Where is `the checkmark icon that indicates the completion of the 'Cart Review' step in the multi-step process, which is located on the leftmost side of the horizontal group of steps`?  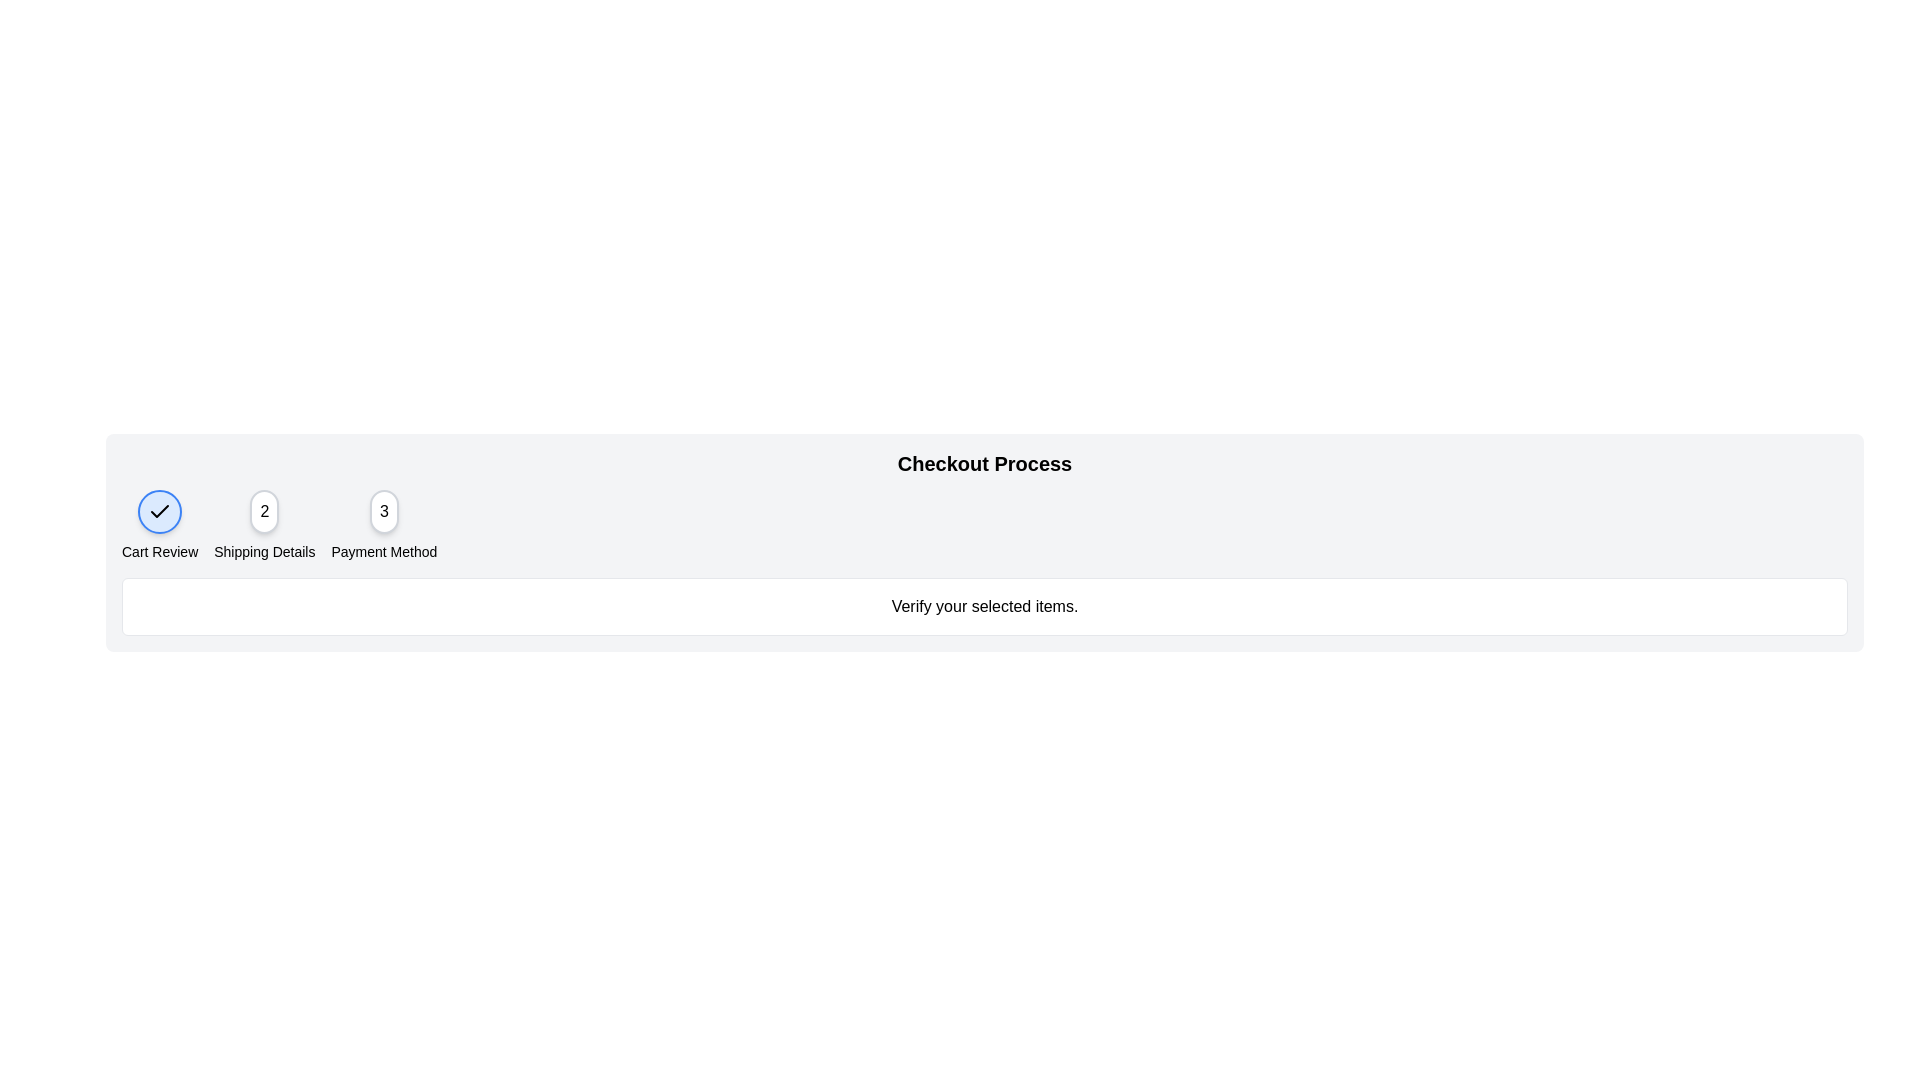
the checkmark icon that indicates the completion of the 'Cart Review' step in the multi-step process, which is located on the leftmost side of the horizontal group of steps is located at coordinates (160, 511).